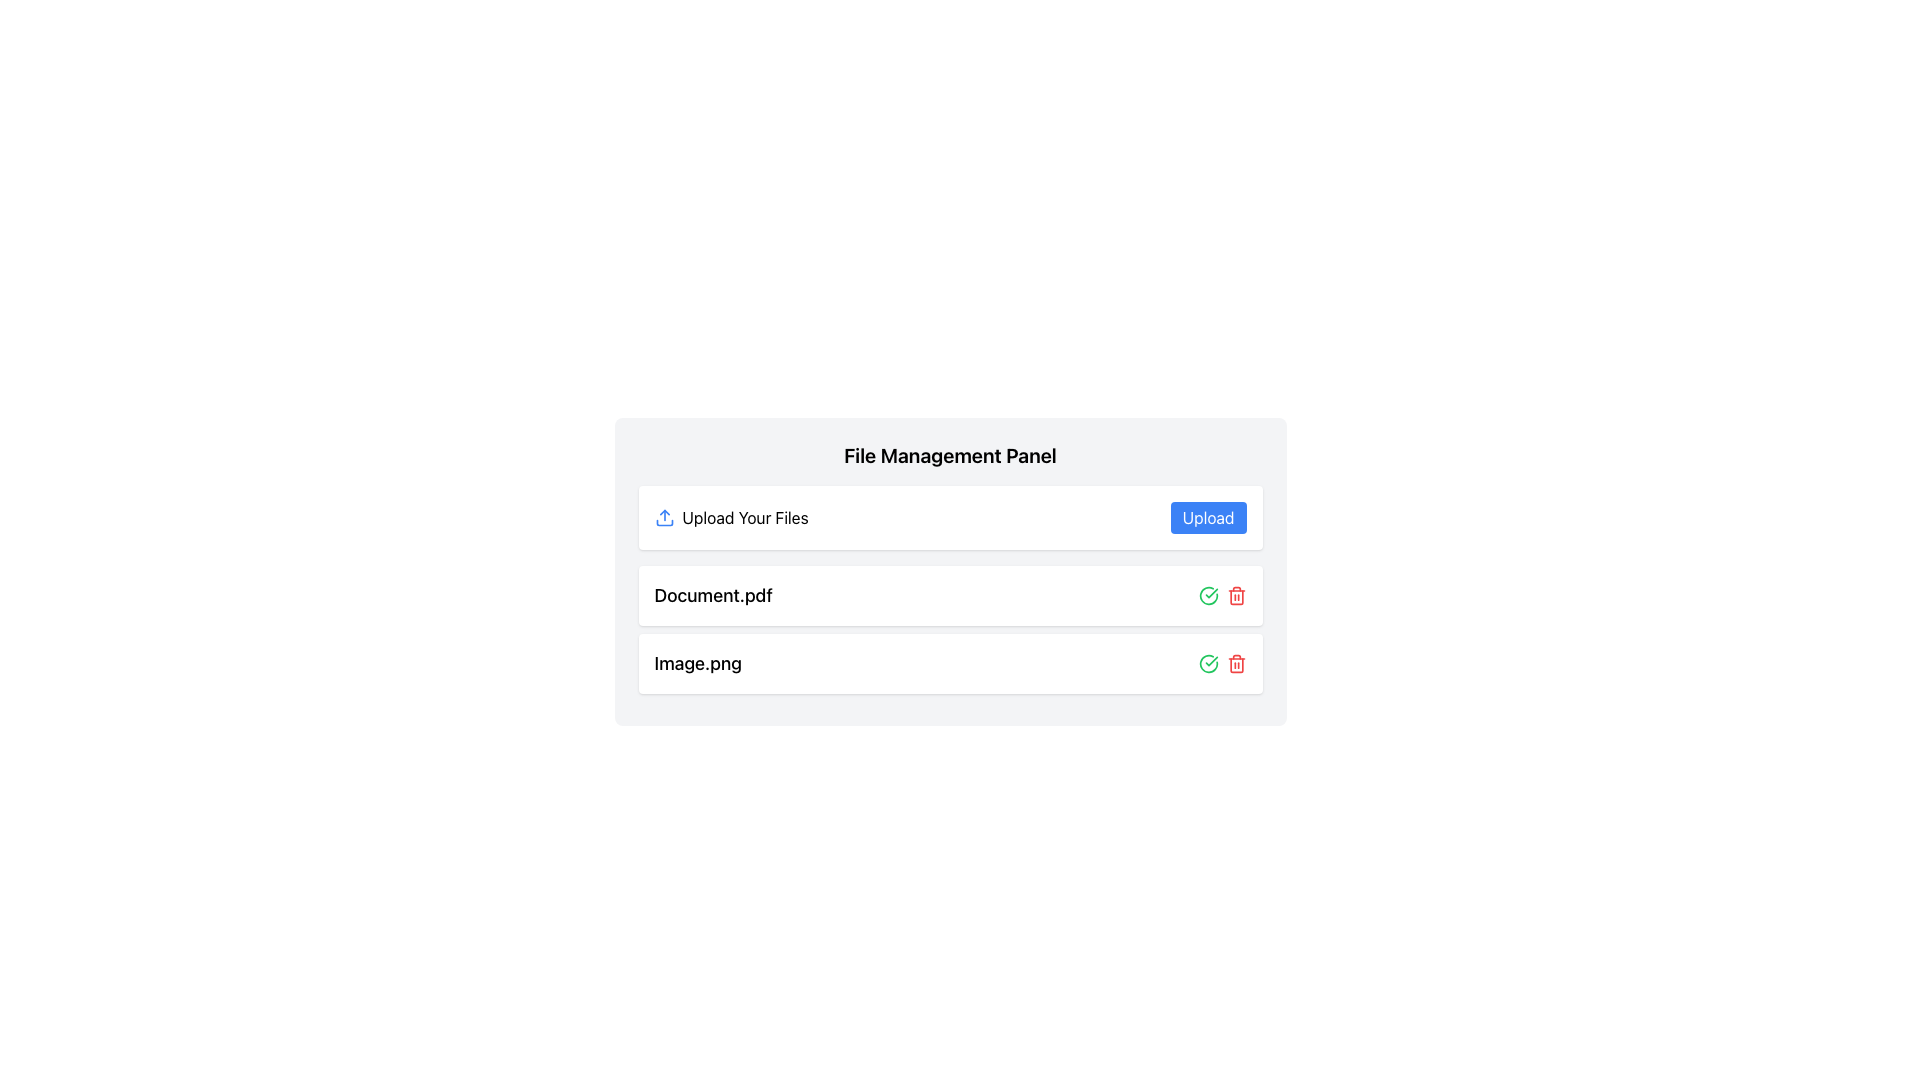 The height and width of the screenshot is (1080, 1920). Describe the element at coordinates (664, 516) in the screenshot. I see `the upload icon located at the left side of the first row of the File Management Panel` at that location.